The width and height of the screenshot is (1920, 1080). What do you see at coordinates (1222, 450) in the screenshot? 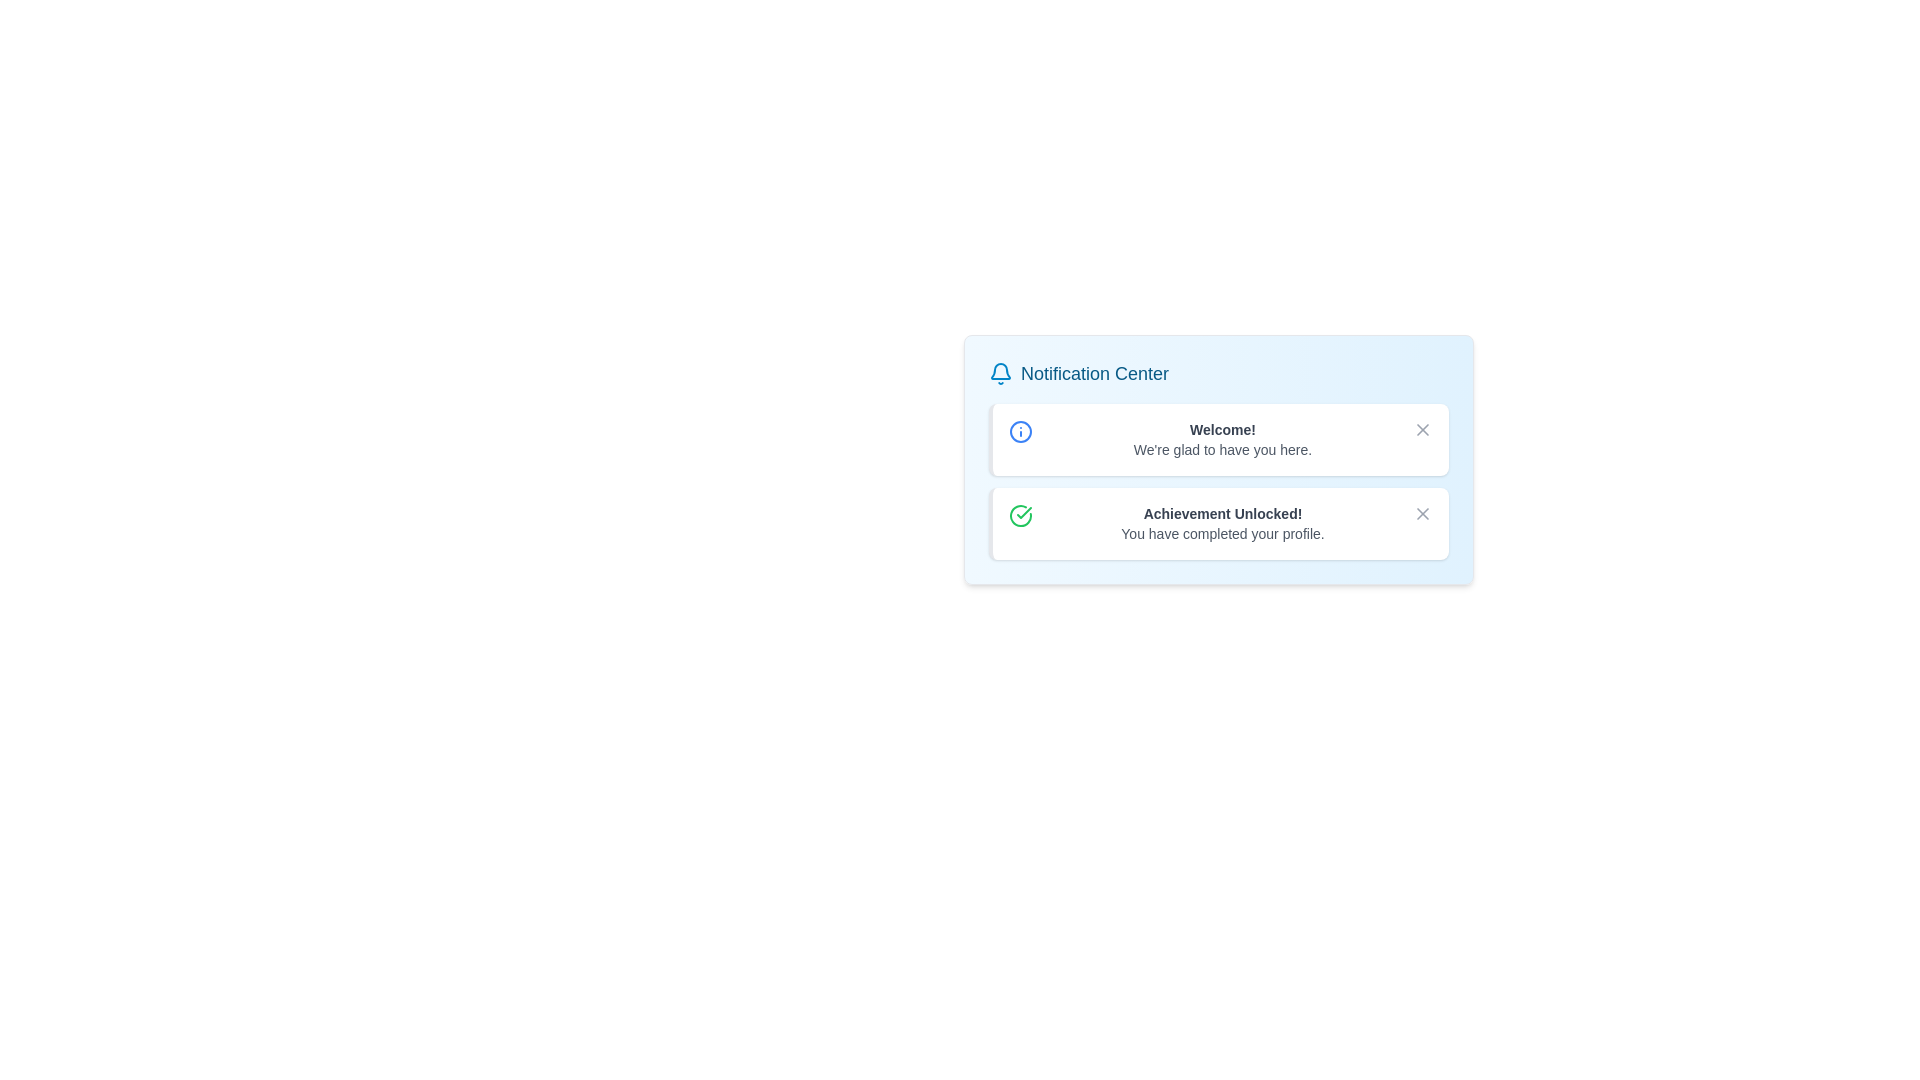
I see `the static text UI component that displays the message 'We're glad to have you here.' located below the 'Welcome!' title within the notification card` at bounding box center [1222, 450].